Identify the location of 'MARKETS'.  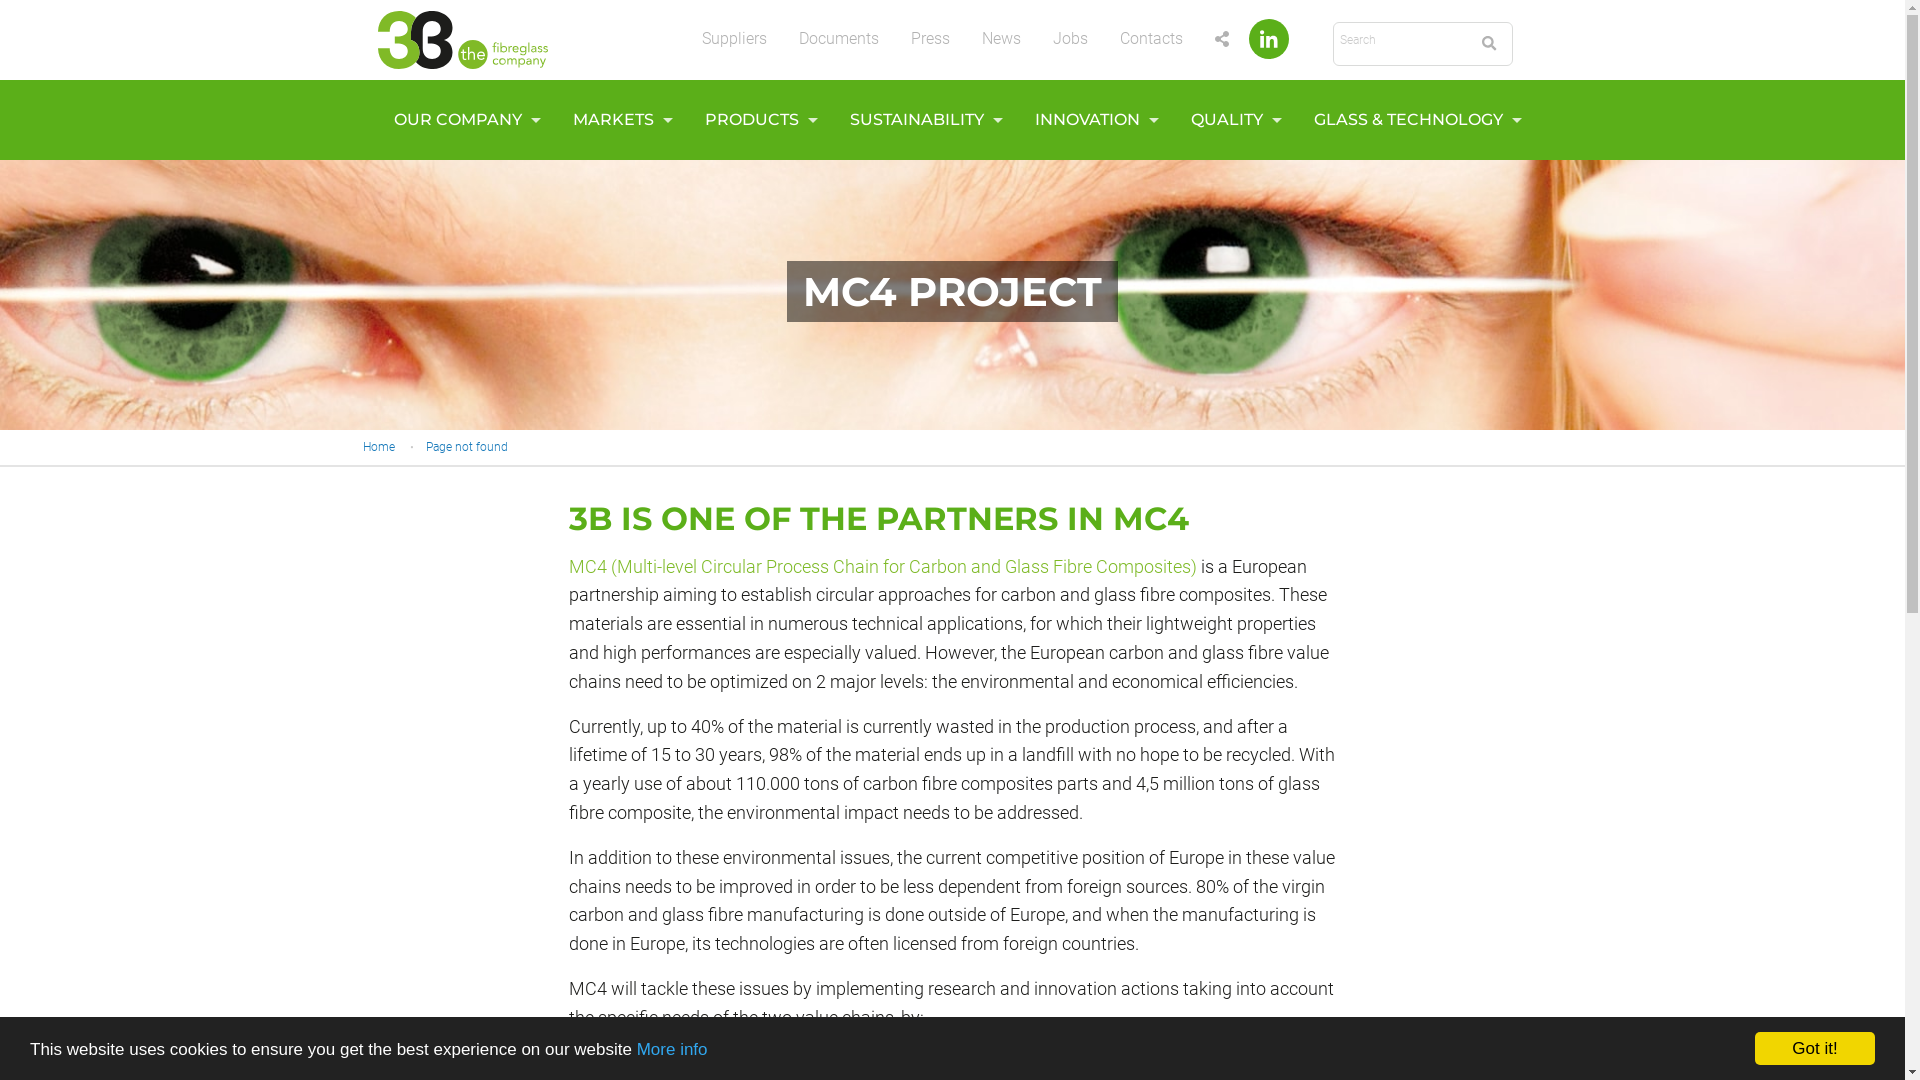
(616, 119).